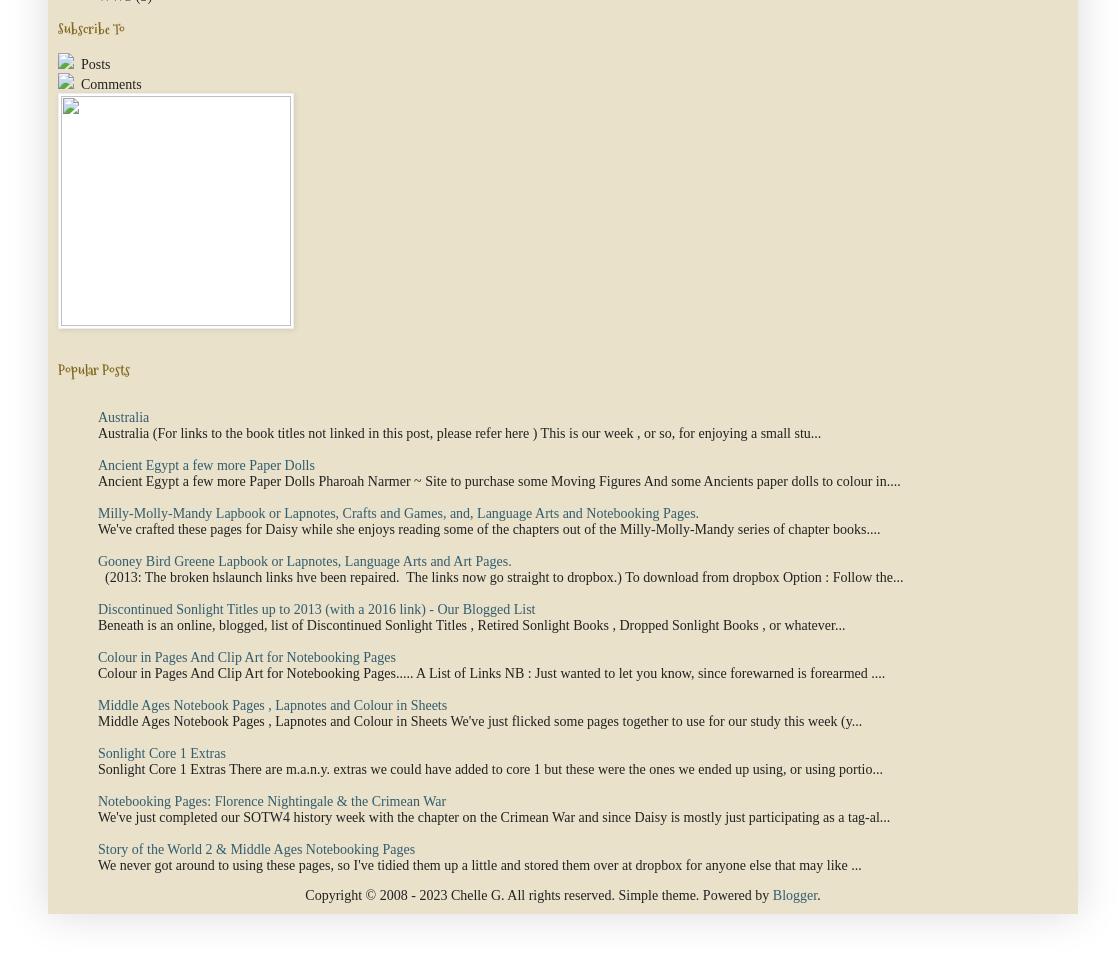 This screenshot has height=961, width=1118. Describe the element at coordinates (98, 656) in the screenshot. I see `'Colour in Pages And Clip Art for Notebooking Pages'` at that location.